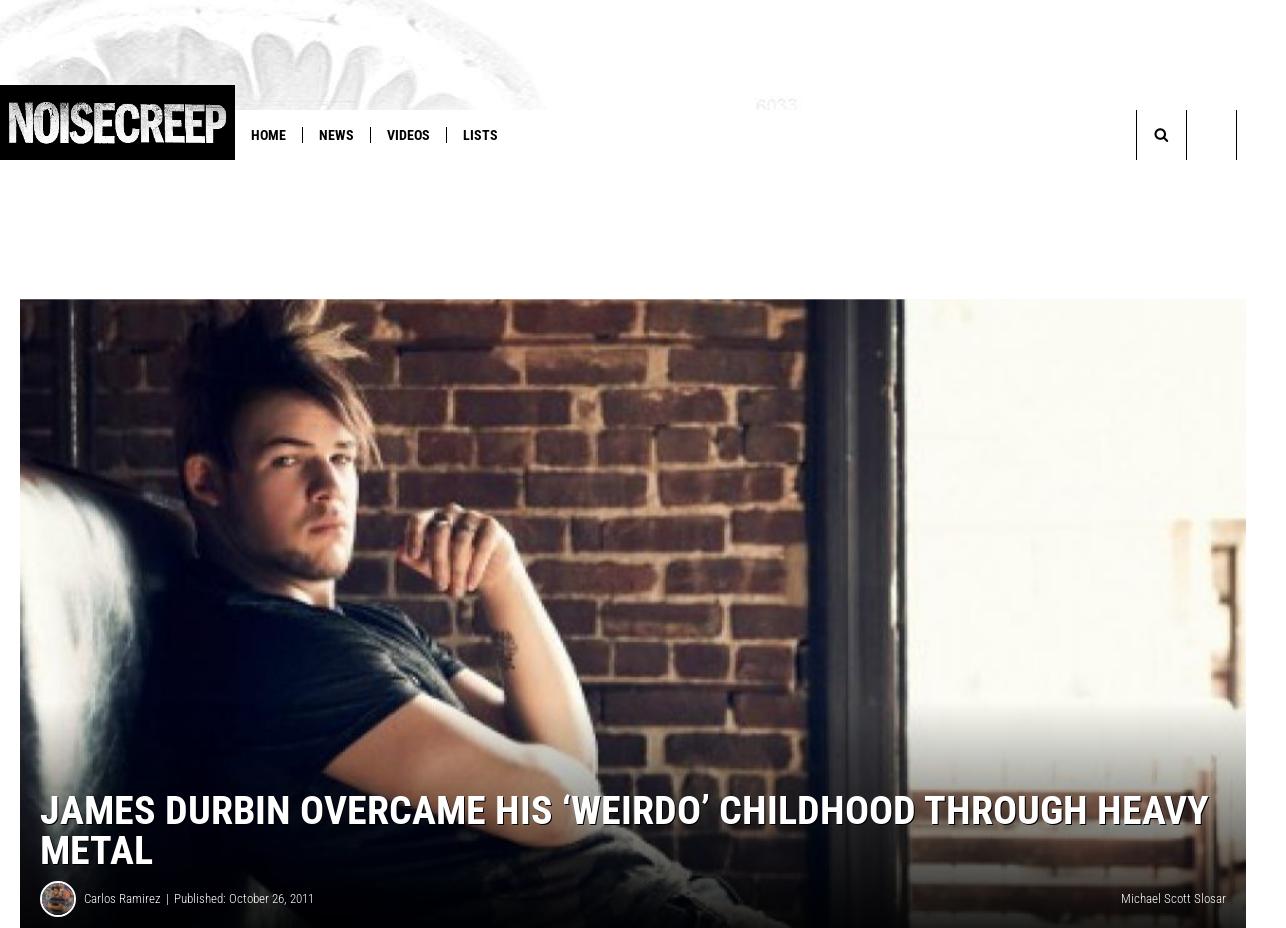  Describe the element at coordinates (182, 176) in the screenshot. I see `'You Think You Know Metal?'` at that location.